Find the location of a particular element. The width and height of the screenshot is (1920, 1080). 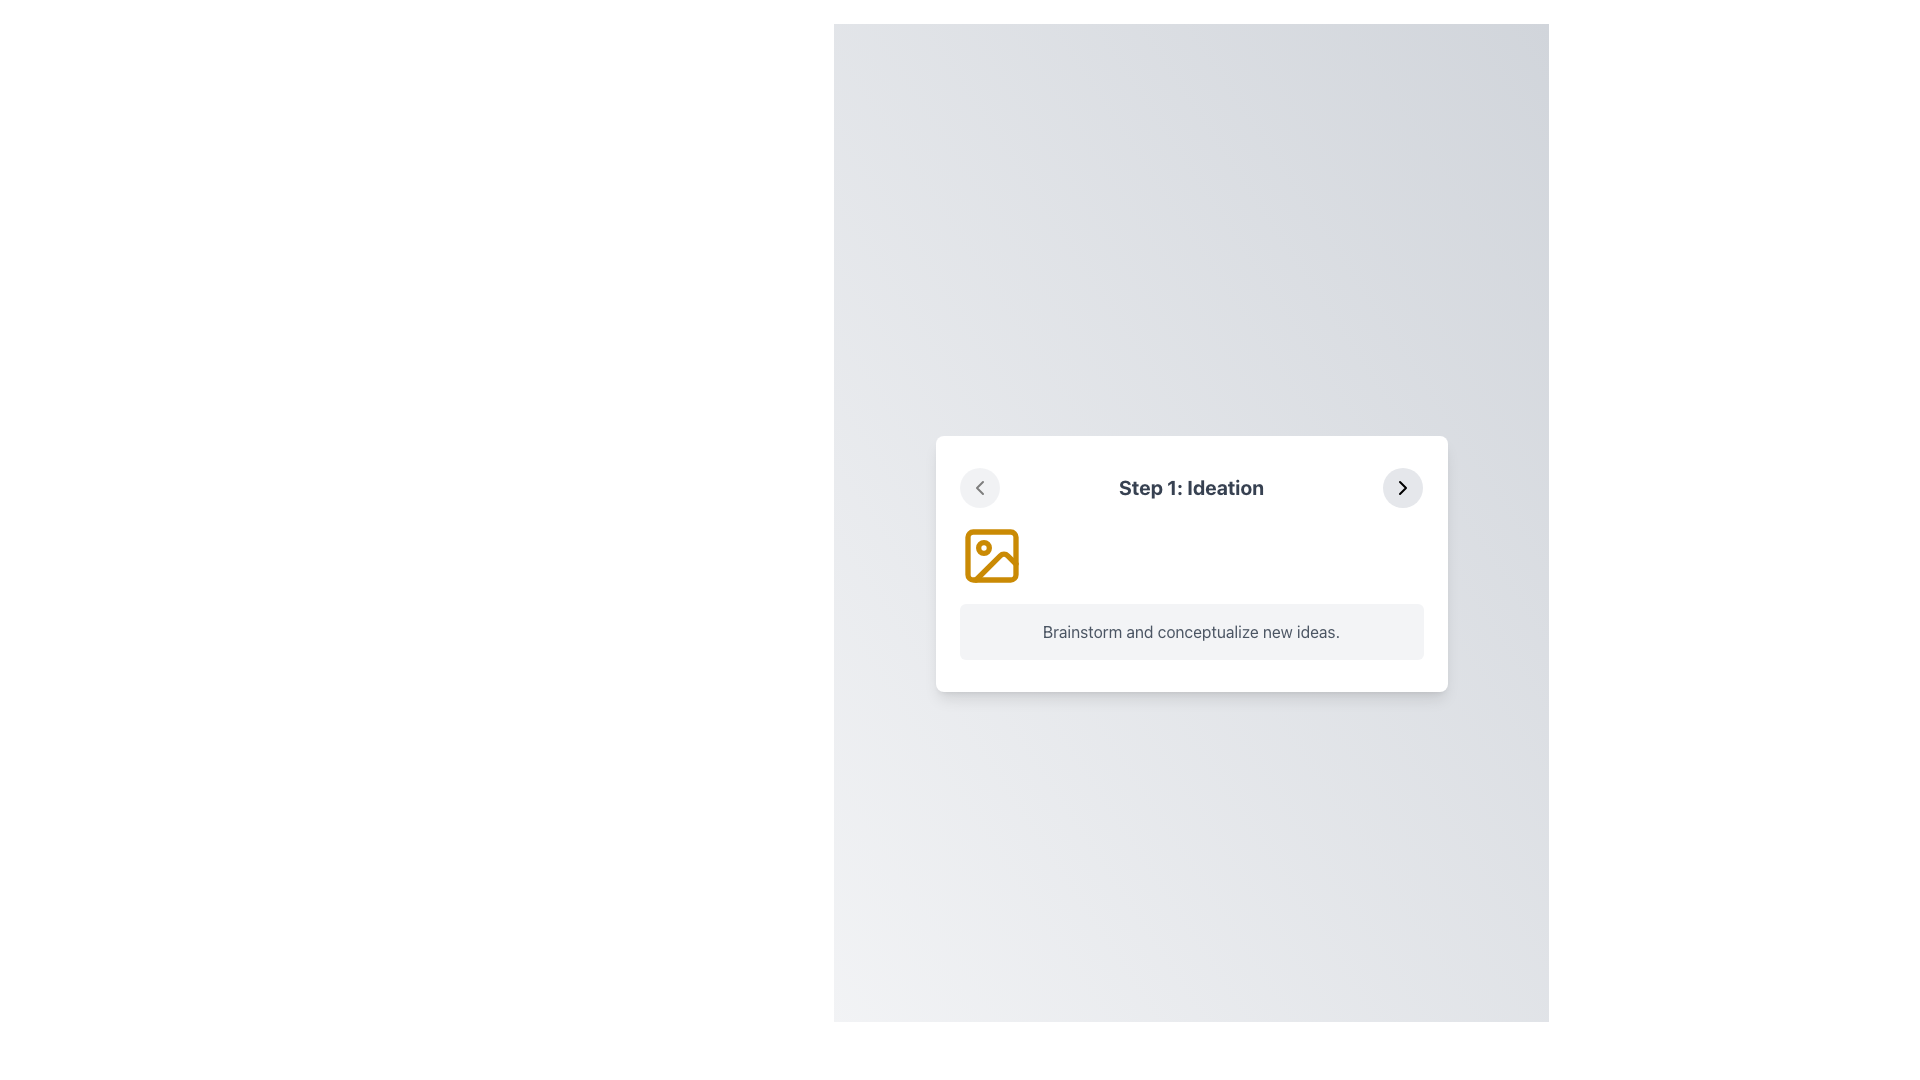

the text box with the light gray background that contains the text 'Brainstorm and conceptualize new ideas.' This text box is located below the icon and title labeled 'Step 1: Ideation.' is located at coordinates (1191, 632).